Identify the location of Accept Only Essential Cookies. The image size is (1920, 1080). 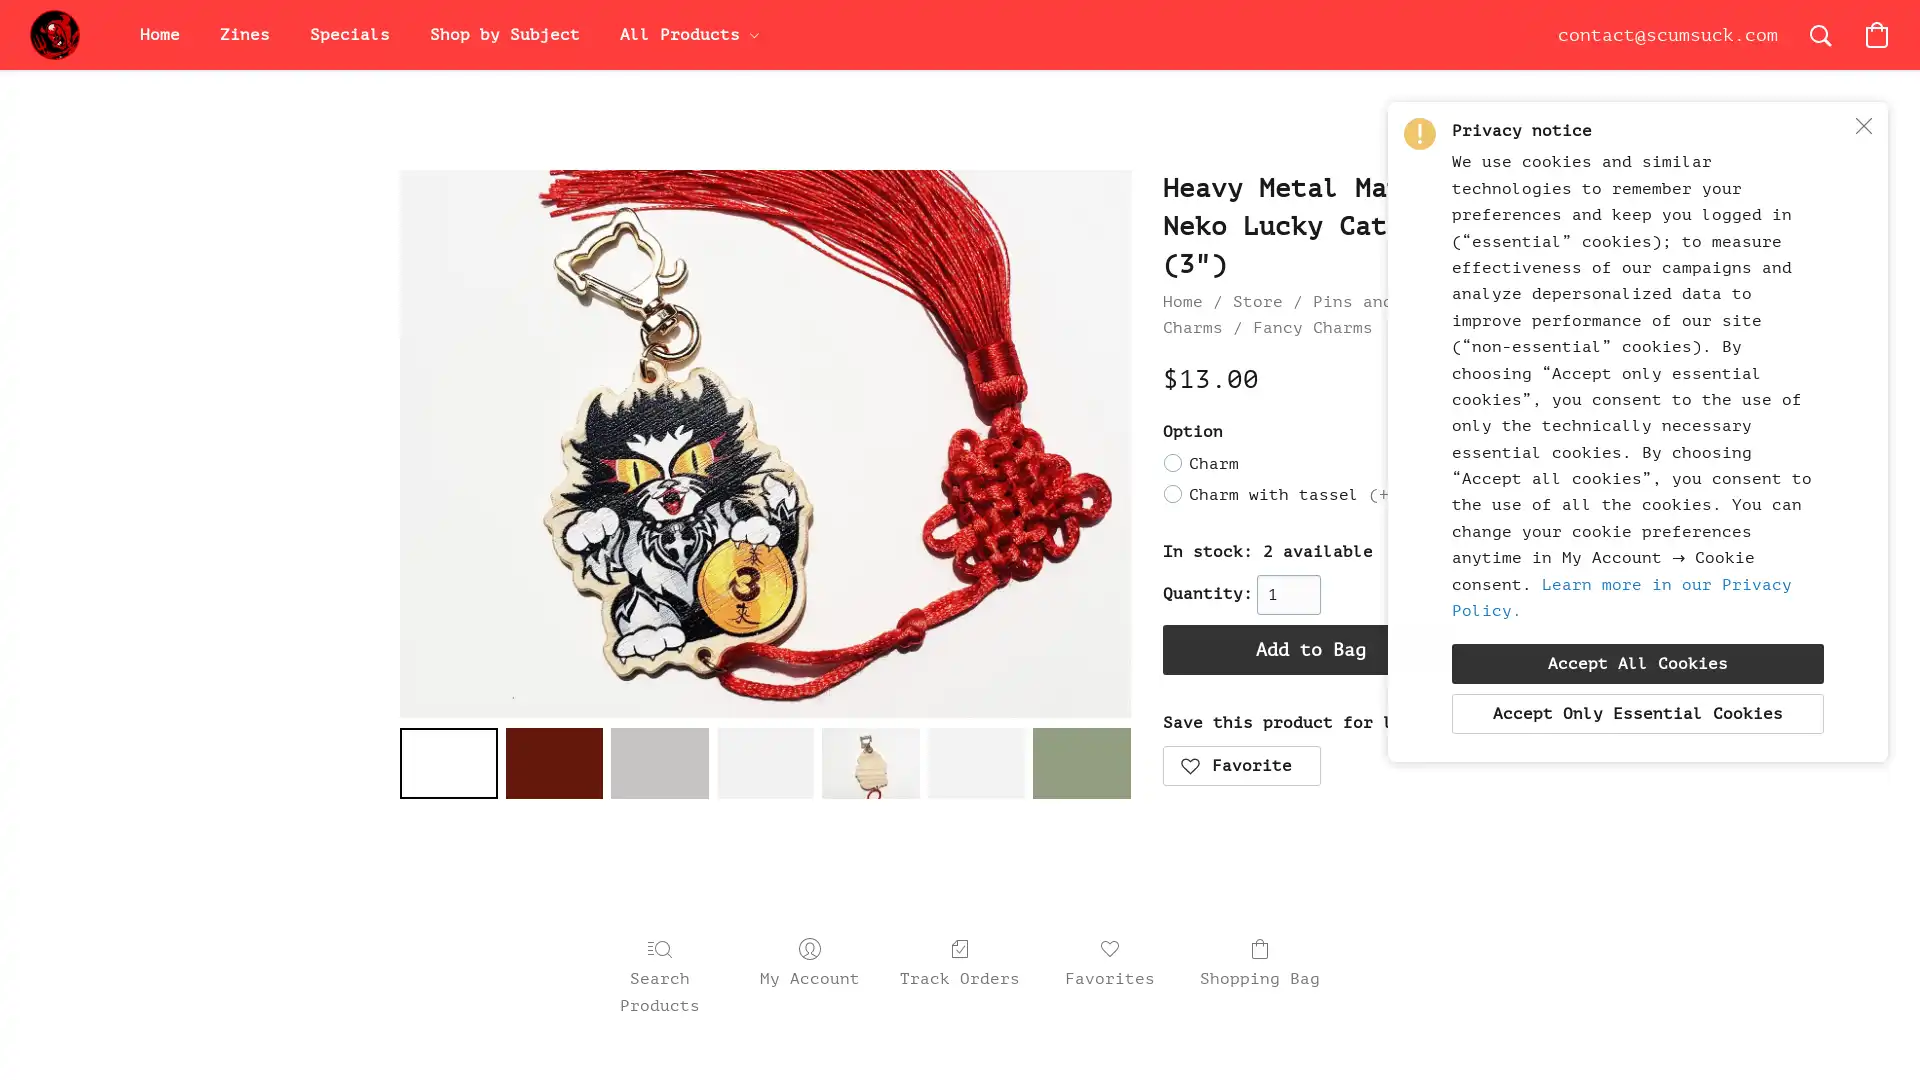
(1637, 712).